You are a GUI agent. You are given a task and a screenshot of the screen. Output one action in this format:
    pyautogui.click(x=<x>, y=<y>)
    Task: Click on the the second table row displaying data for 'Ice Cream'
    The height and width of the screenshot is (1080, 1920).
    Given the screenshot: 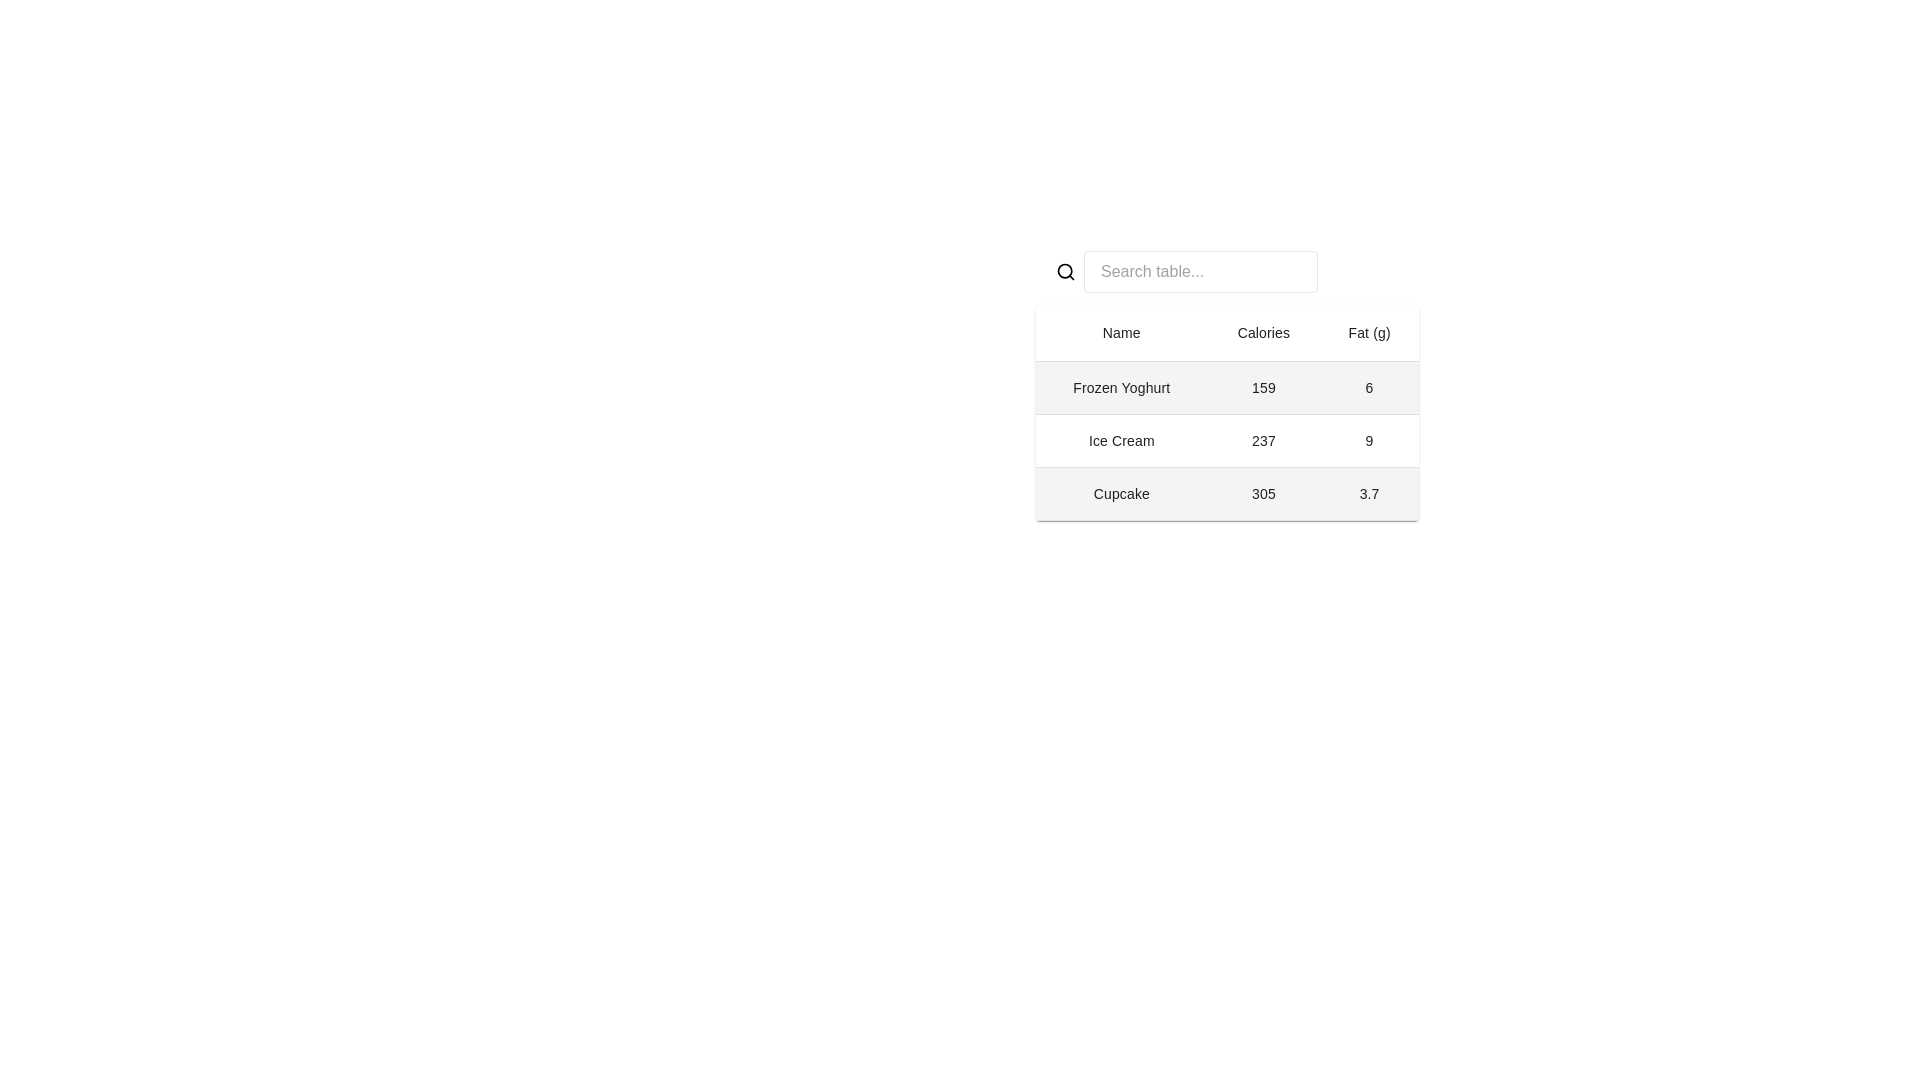 What is the action you would take?
    pyautogui.click(x=1226, y=440)
    